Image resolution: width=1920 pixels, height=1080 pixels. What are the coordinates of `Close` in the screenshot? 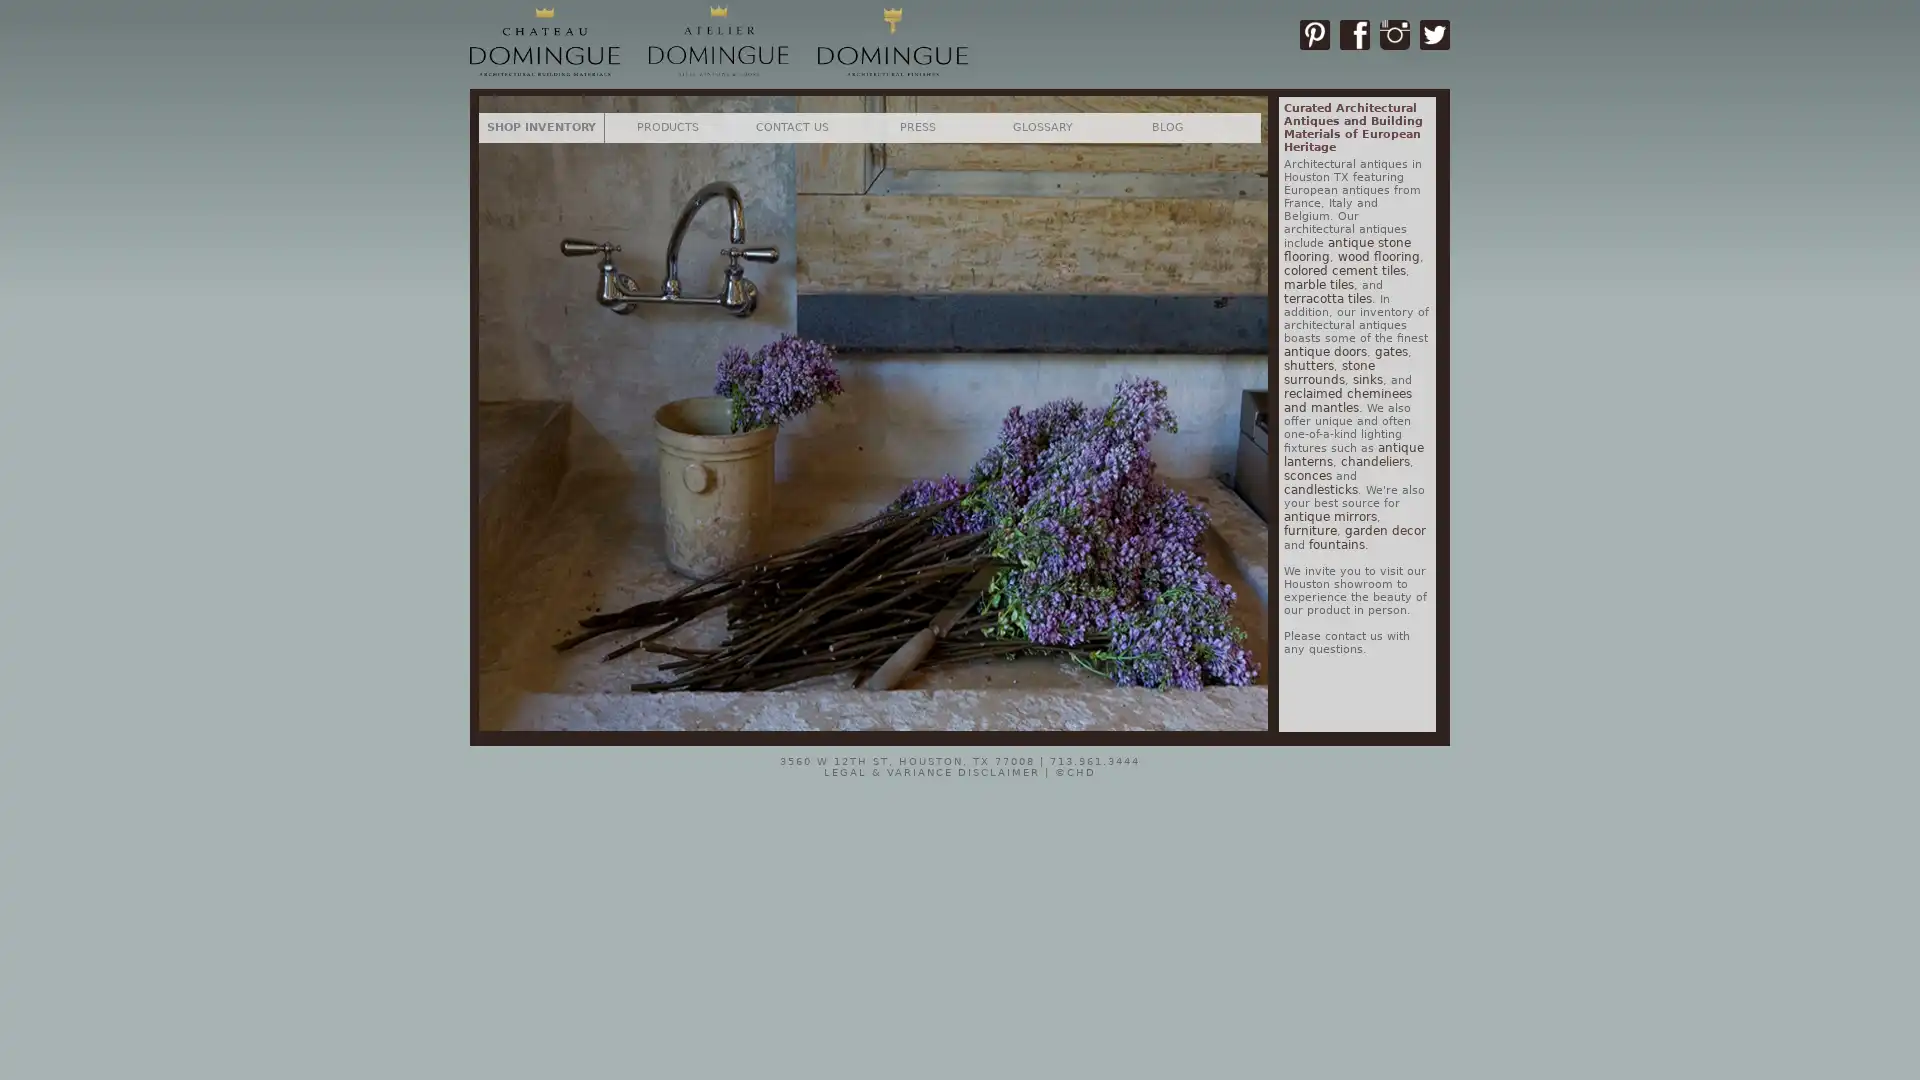 It's located at (1195, 394).